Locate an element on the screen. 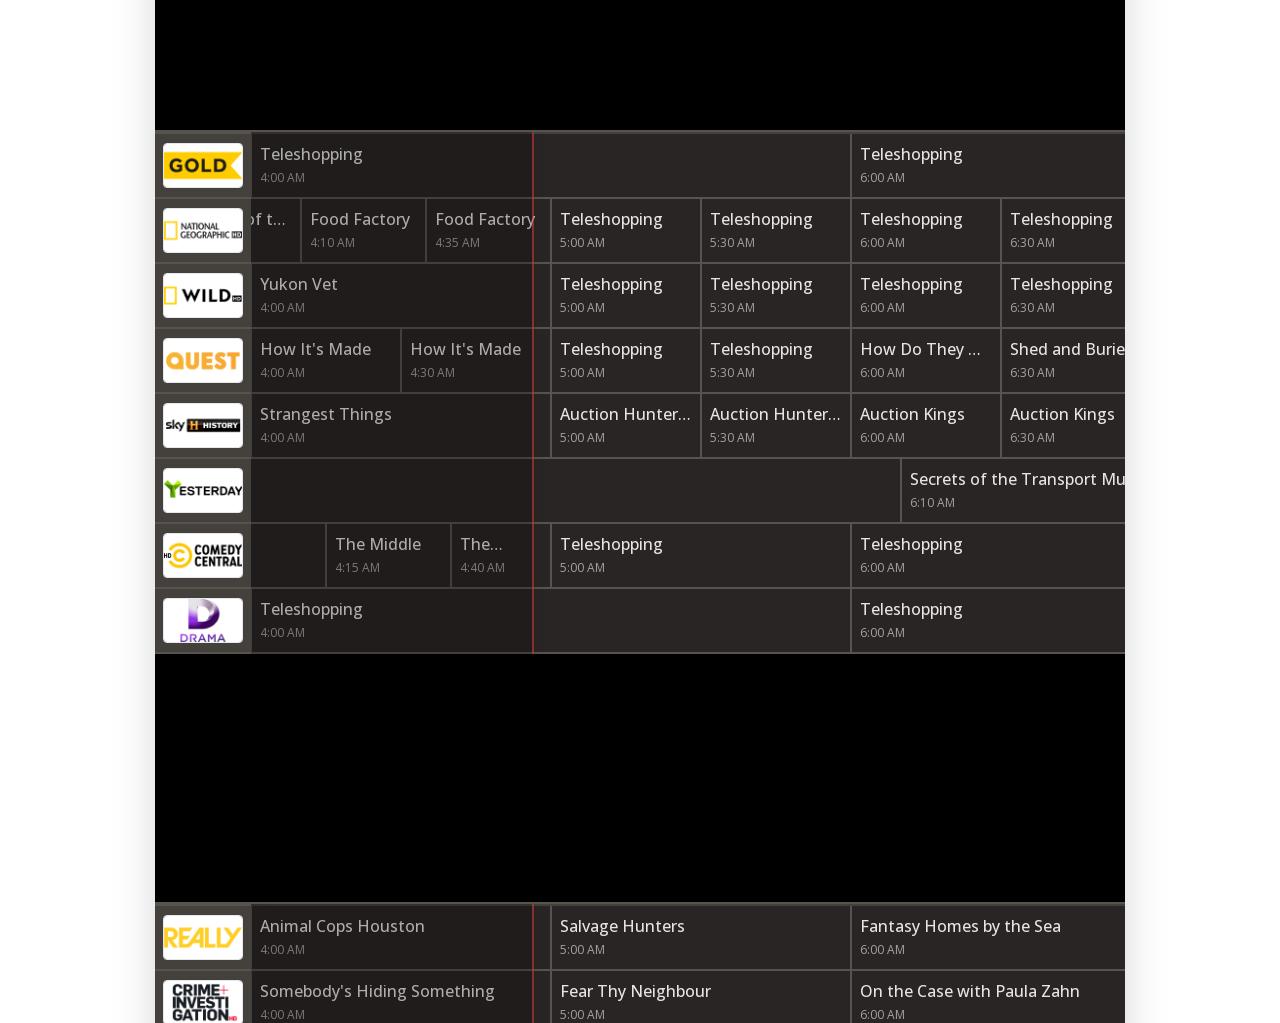 The height and width of the screenshot is (1023, 1280). 'Secrets of the Zoo: Keeper Tales' is located at coordinates (238, 242).